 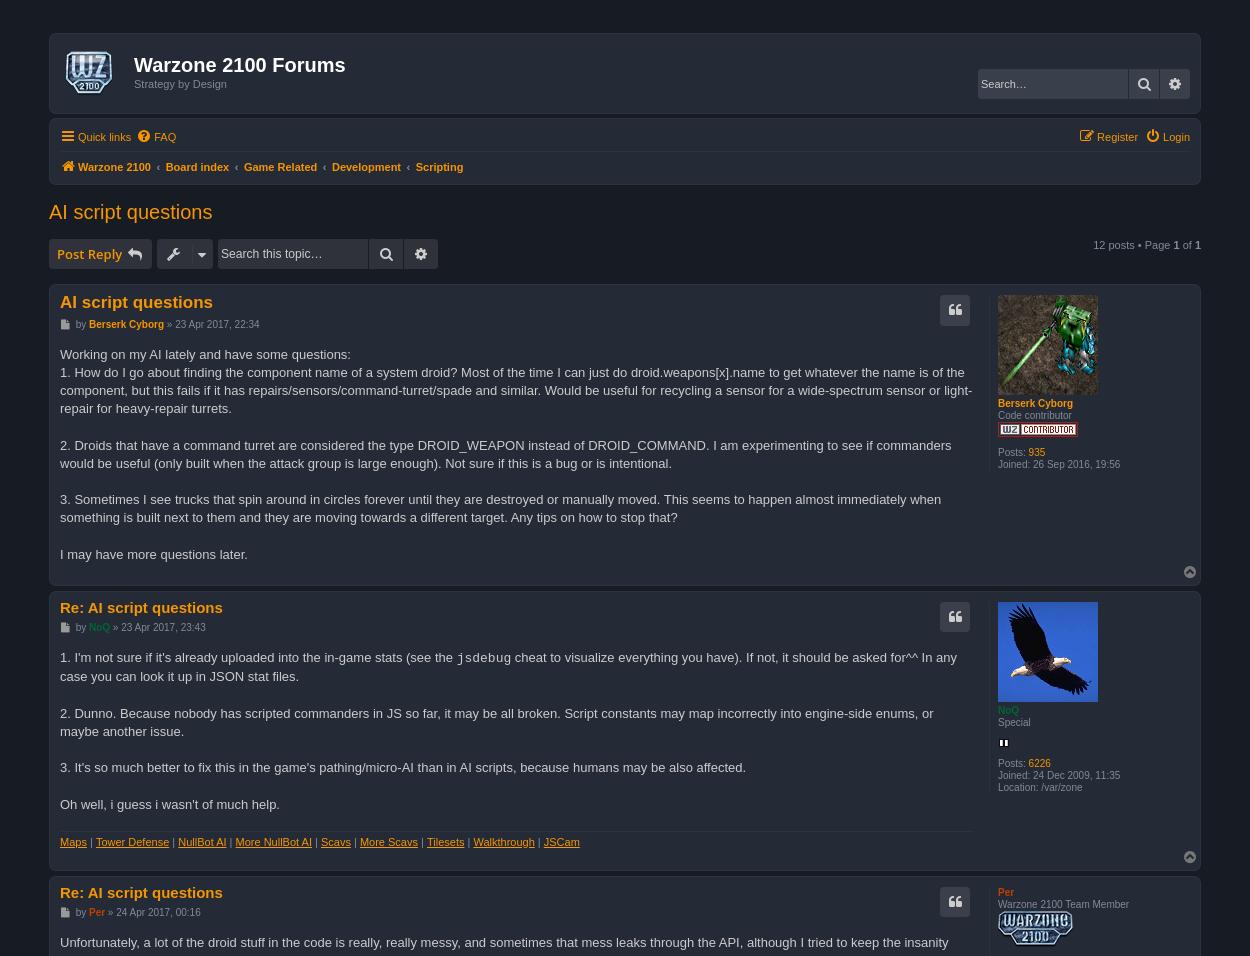 What do you see at coordinates (1186, 244) in the screenshot?
I see `'of'` at bounding box center [1186, 244].